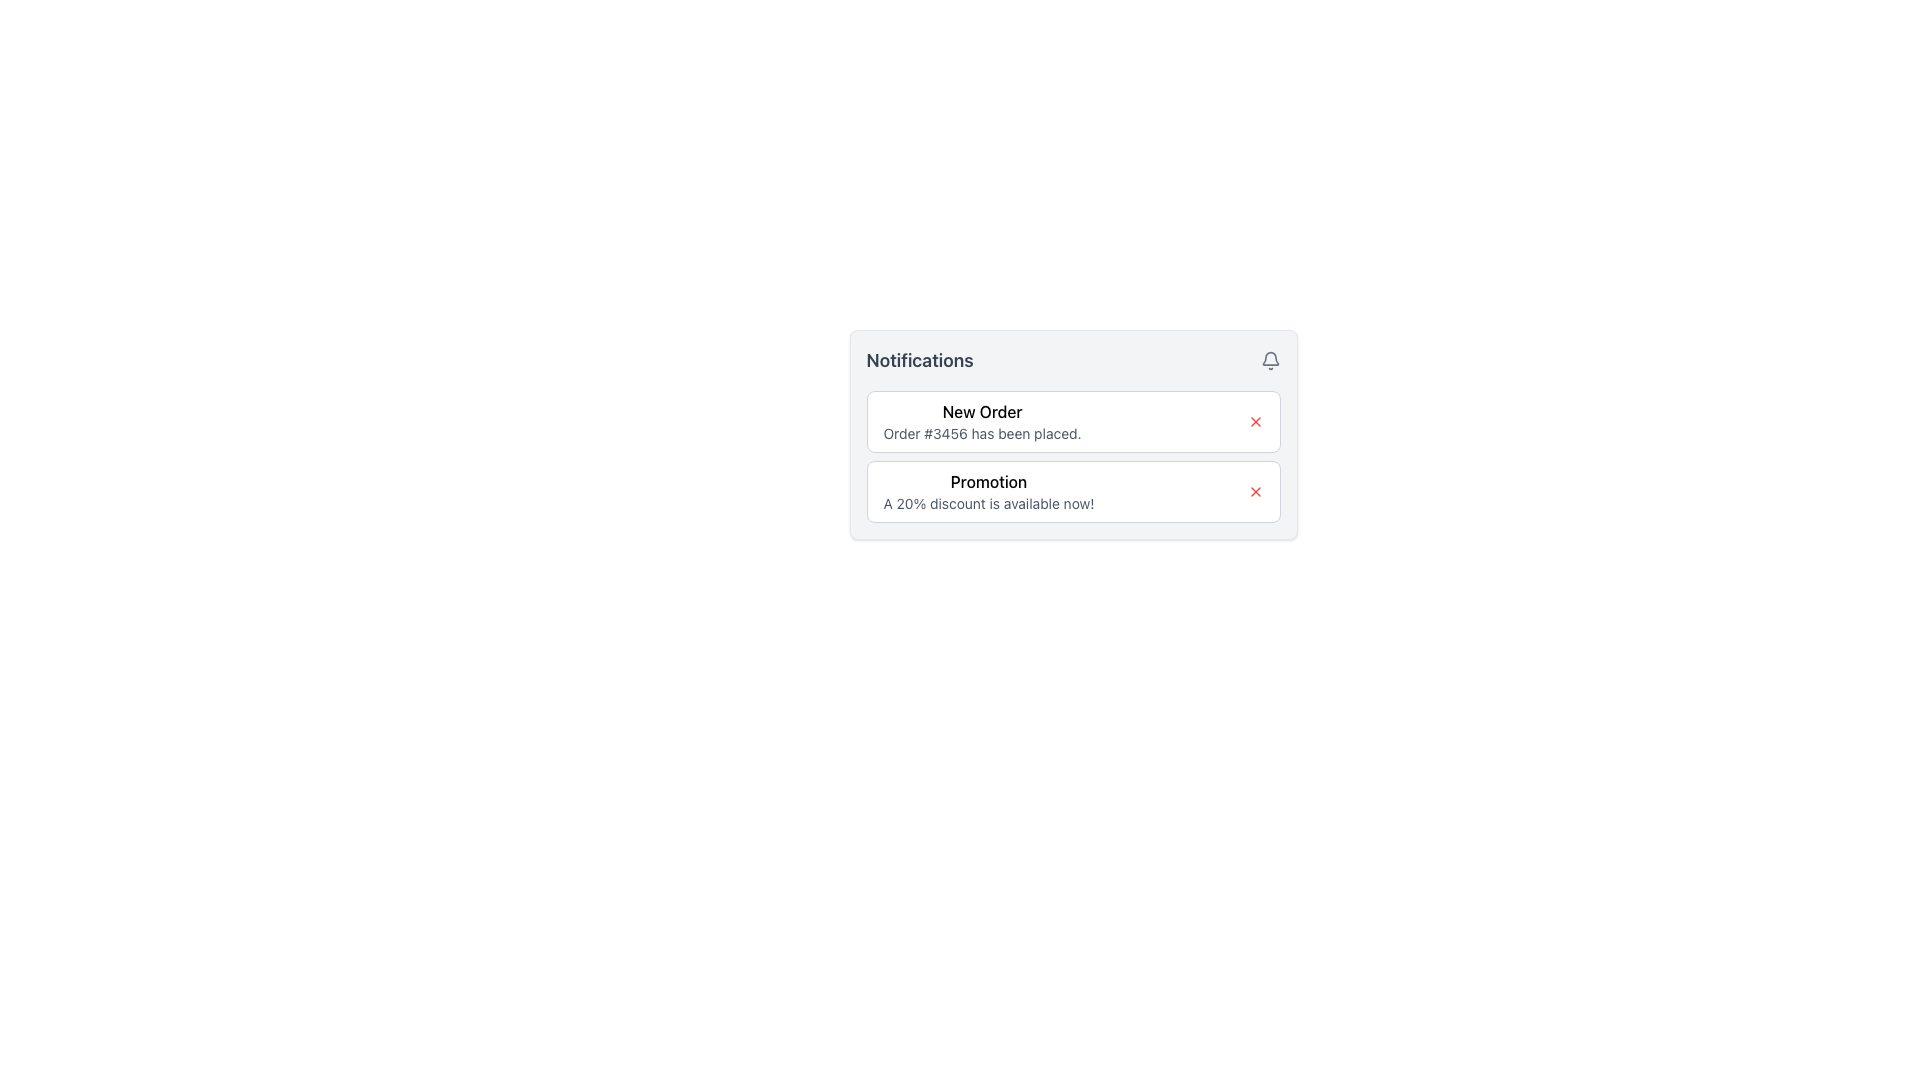 This screenshot has width=1920, height=1080. I want to click on the outlined bell icon located in the top-right corner of the 'Notifications' section header, so click(1269, 361).